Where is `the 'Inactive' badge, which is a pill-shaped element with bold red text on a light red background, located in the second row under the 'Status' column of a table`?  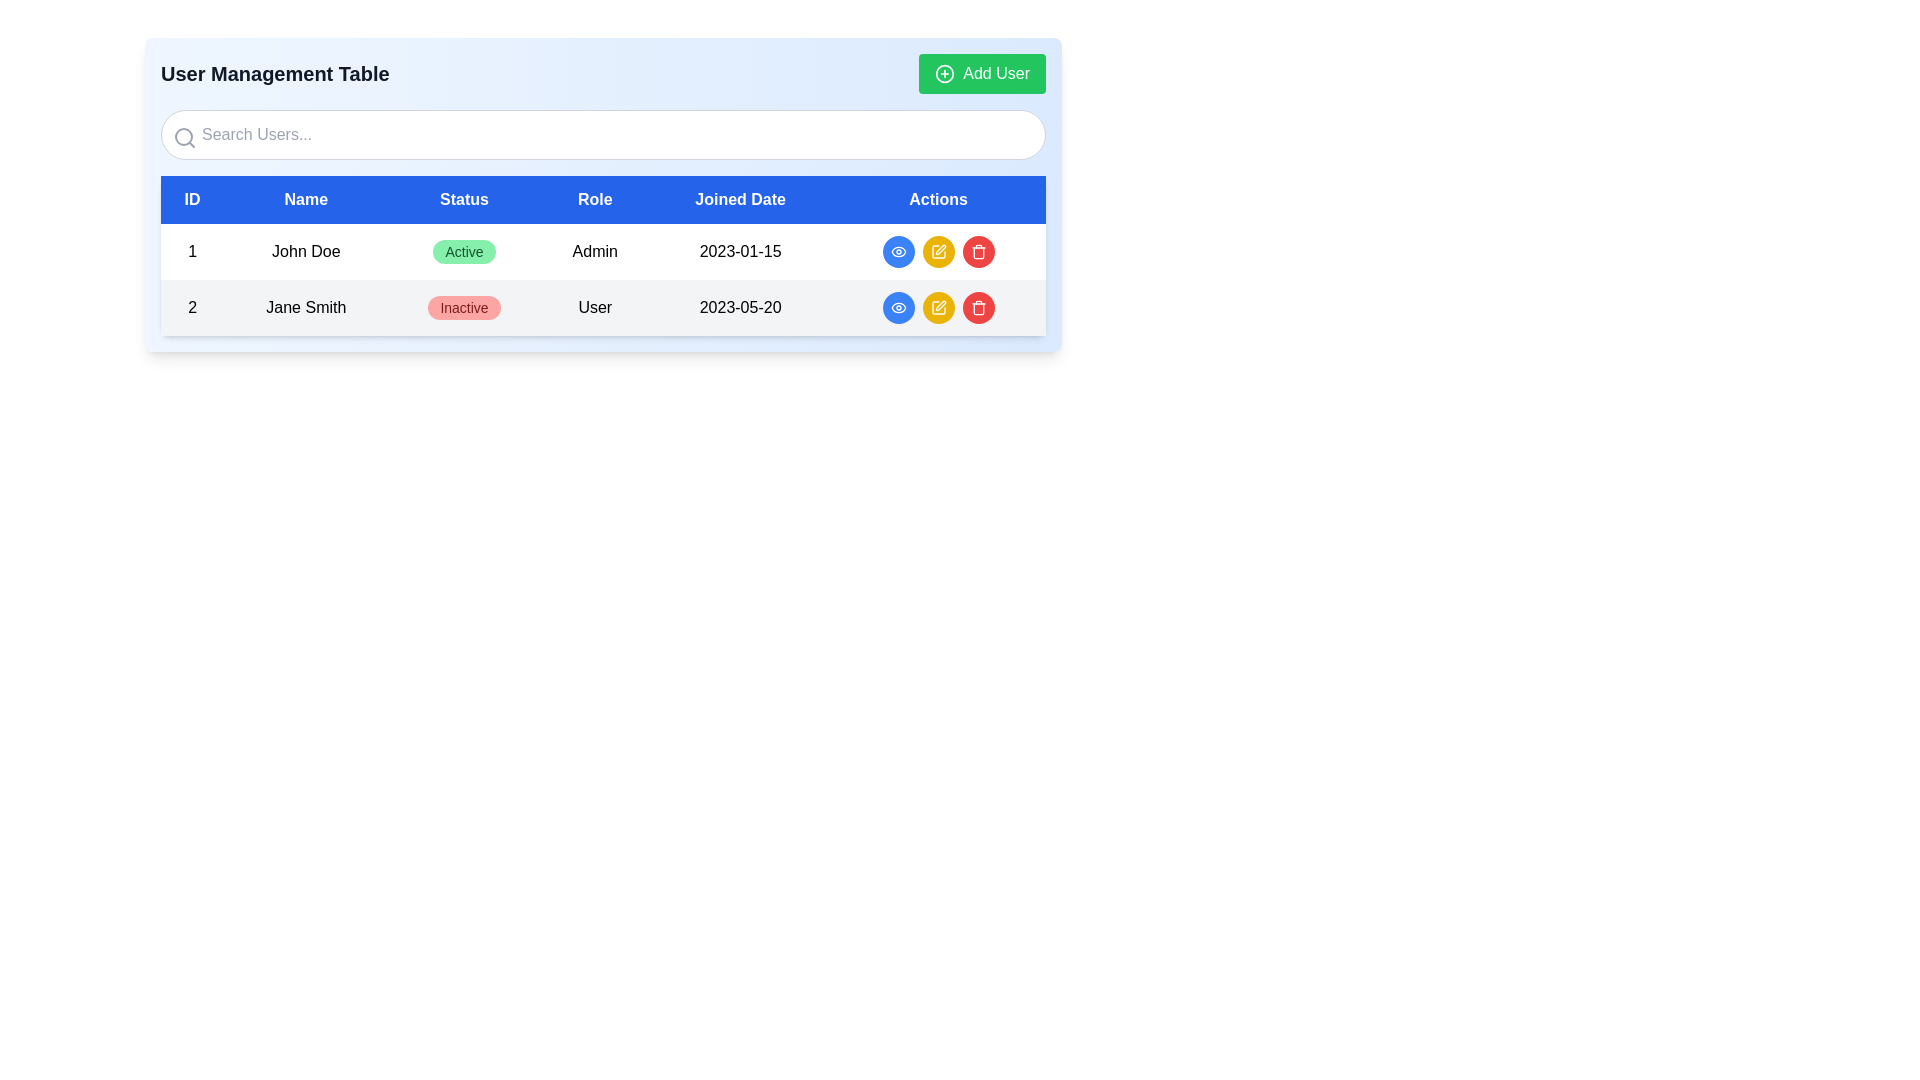
the 'Inactive' badge, which is a pill-shaped element with bold red text on a light red background, located in the second row under the 'Status' column of a table is located at coordinates (463, 308).